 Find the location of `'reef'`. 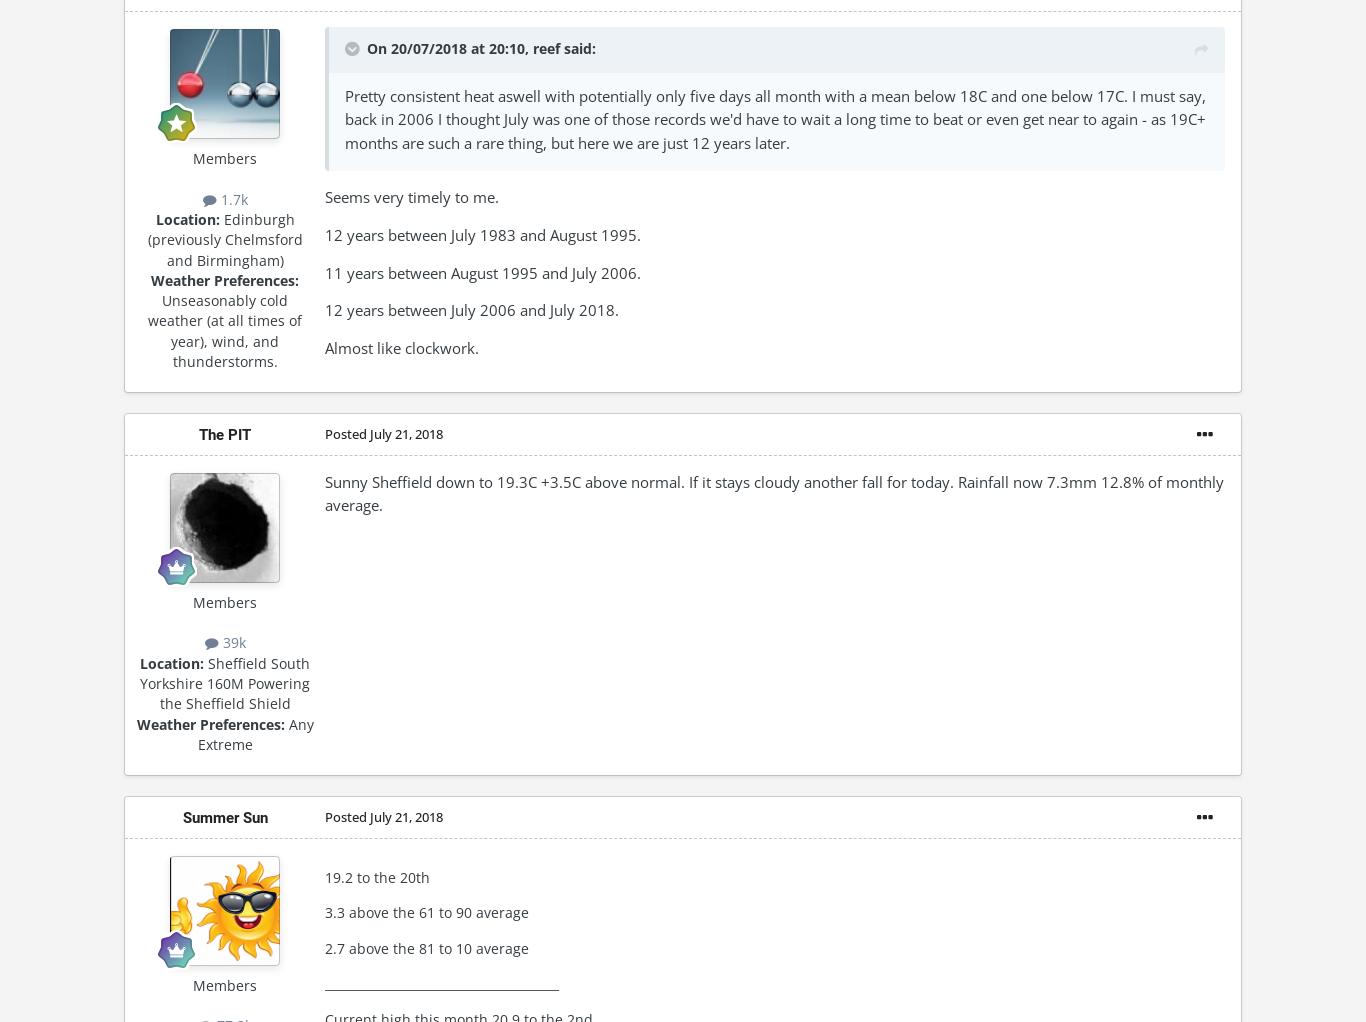

'reef' is located at coordinates (533, 48).